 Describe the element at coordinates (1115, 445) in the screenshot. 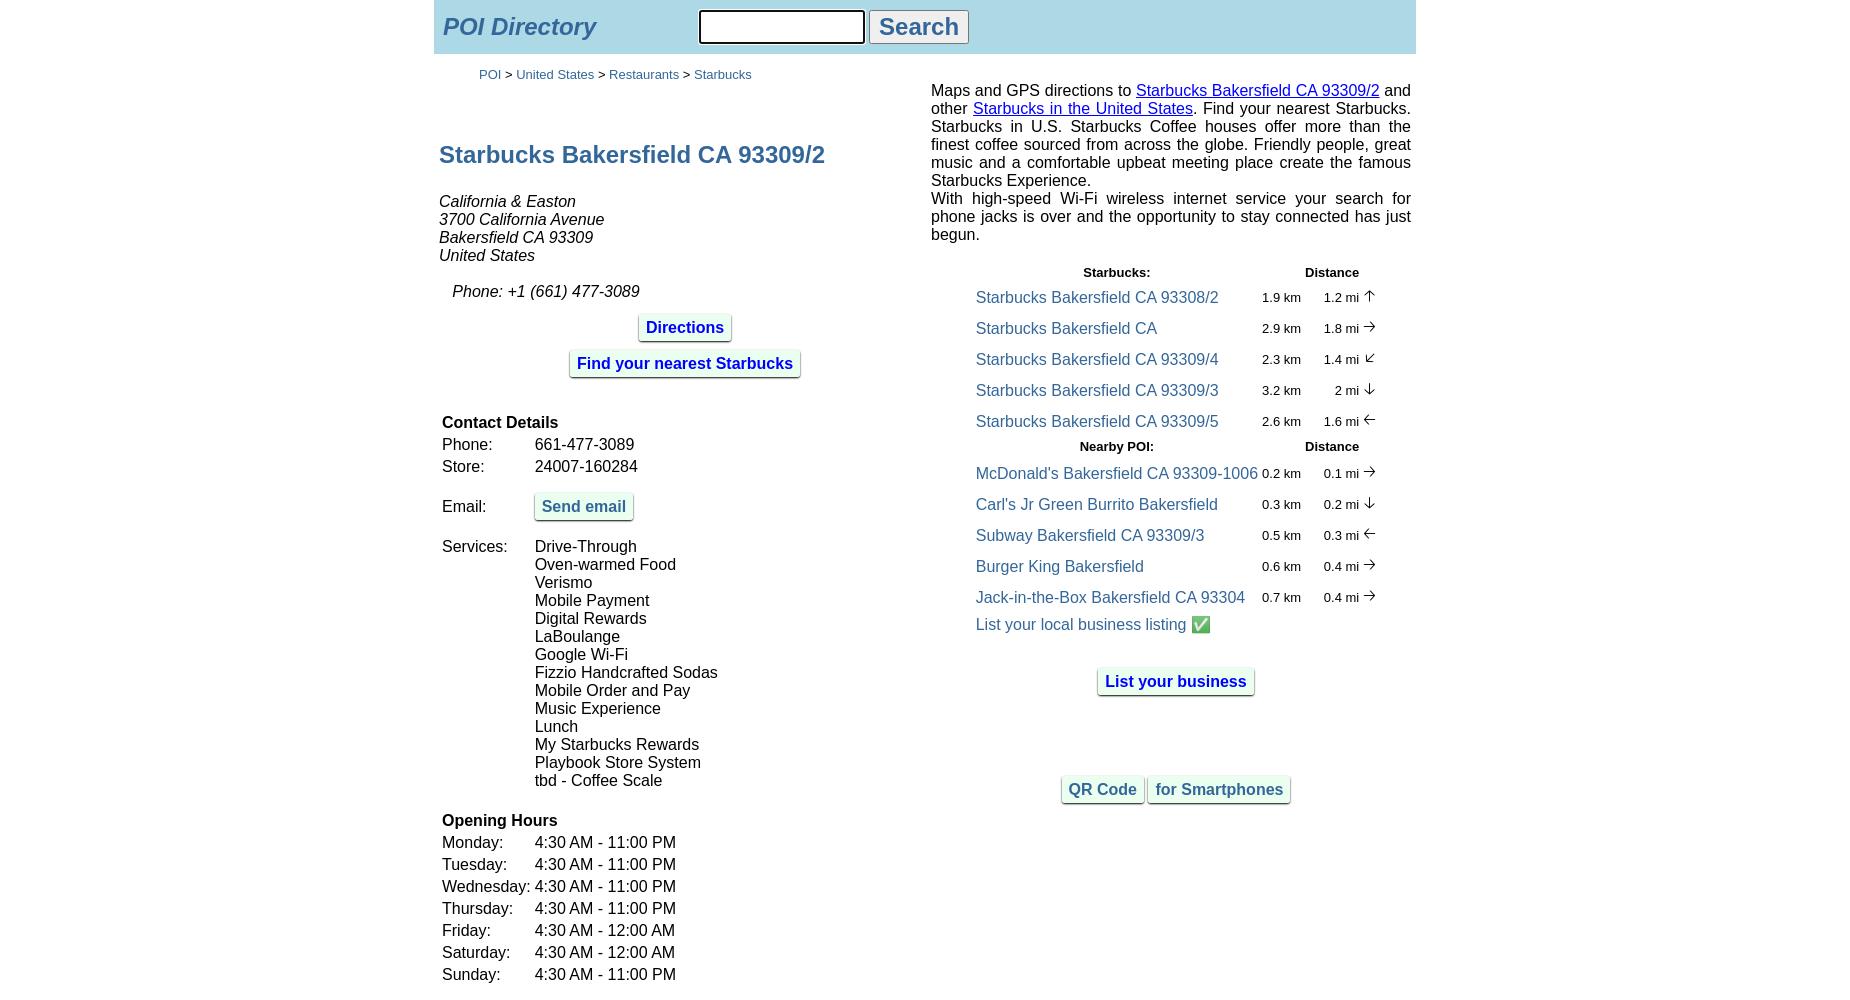

I see `'Nearby POI:'` at that location.